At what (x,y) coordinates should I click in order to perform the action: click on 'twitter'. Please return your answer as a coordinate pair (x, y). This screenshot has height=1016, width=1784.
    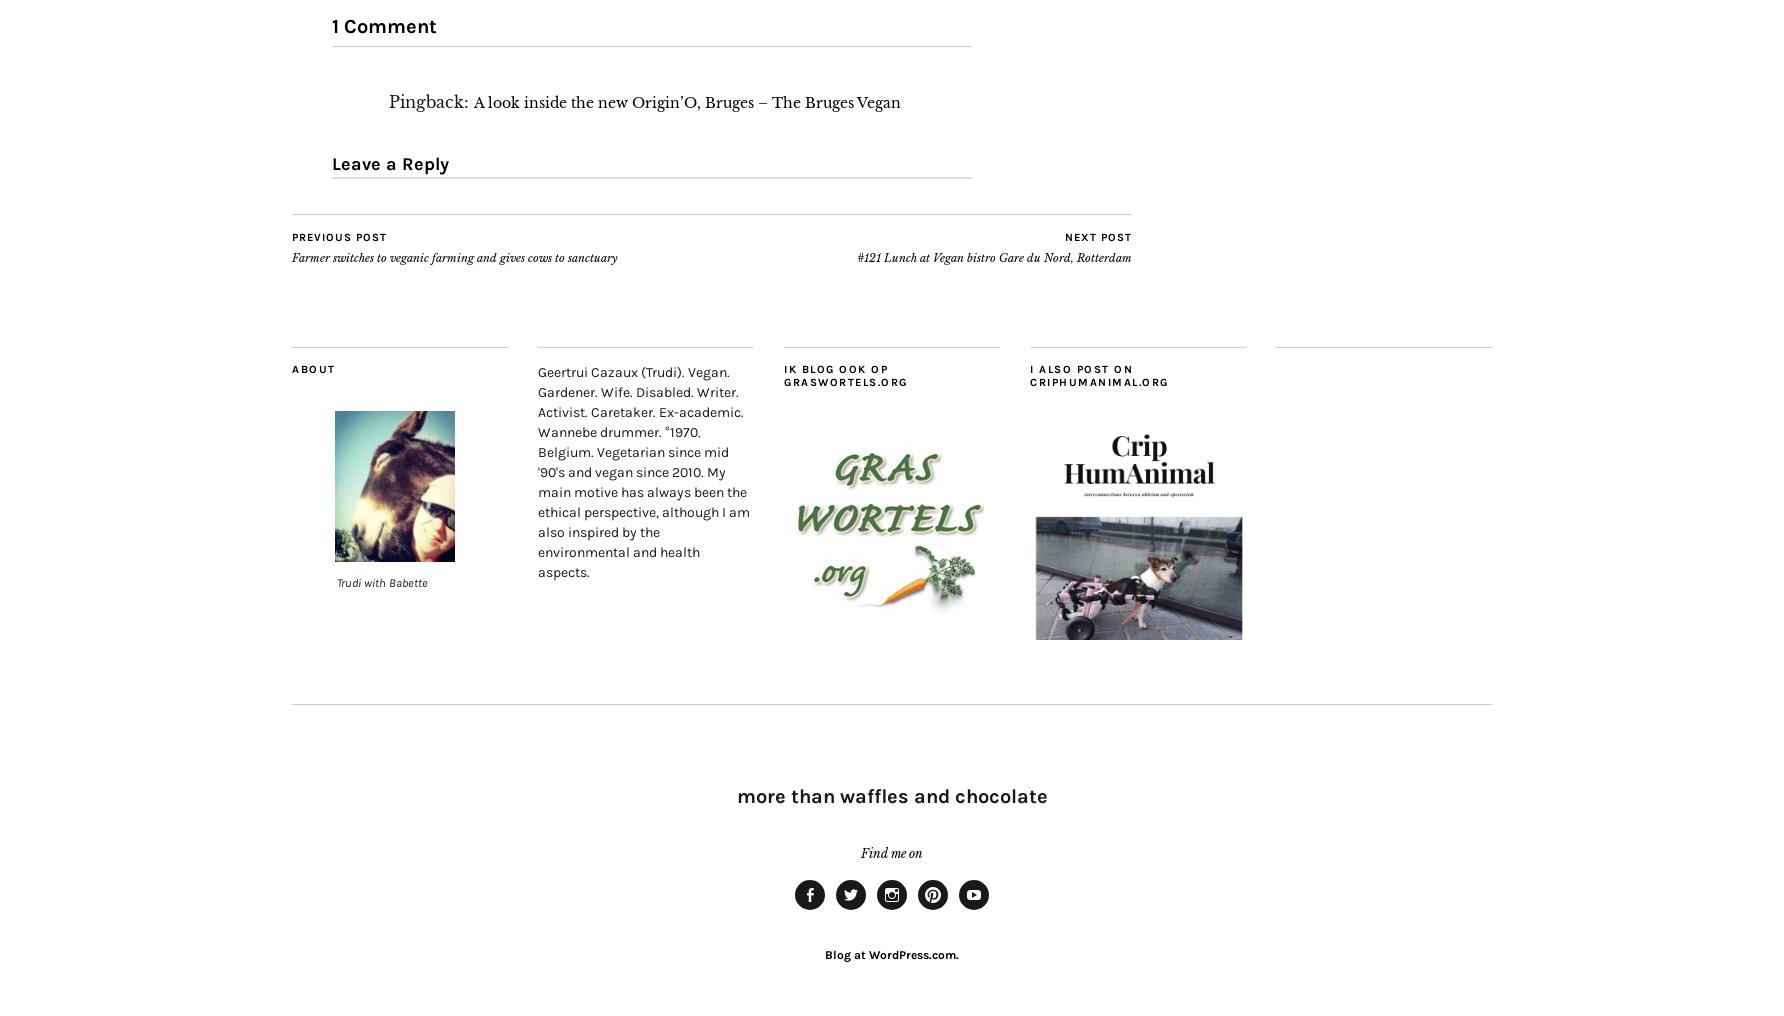
    Looking at the image, I should click on (861, 916).